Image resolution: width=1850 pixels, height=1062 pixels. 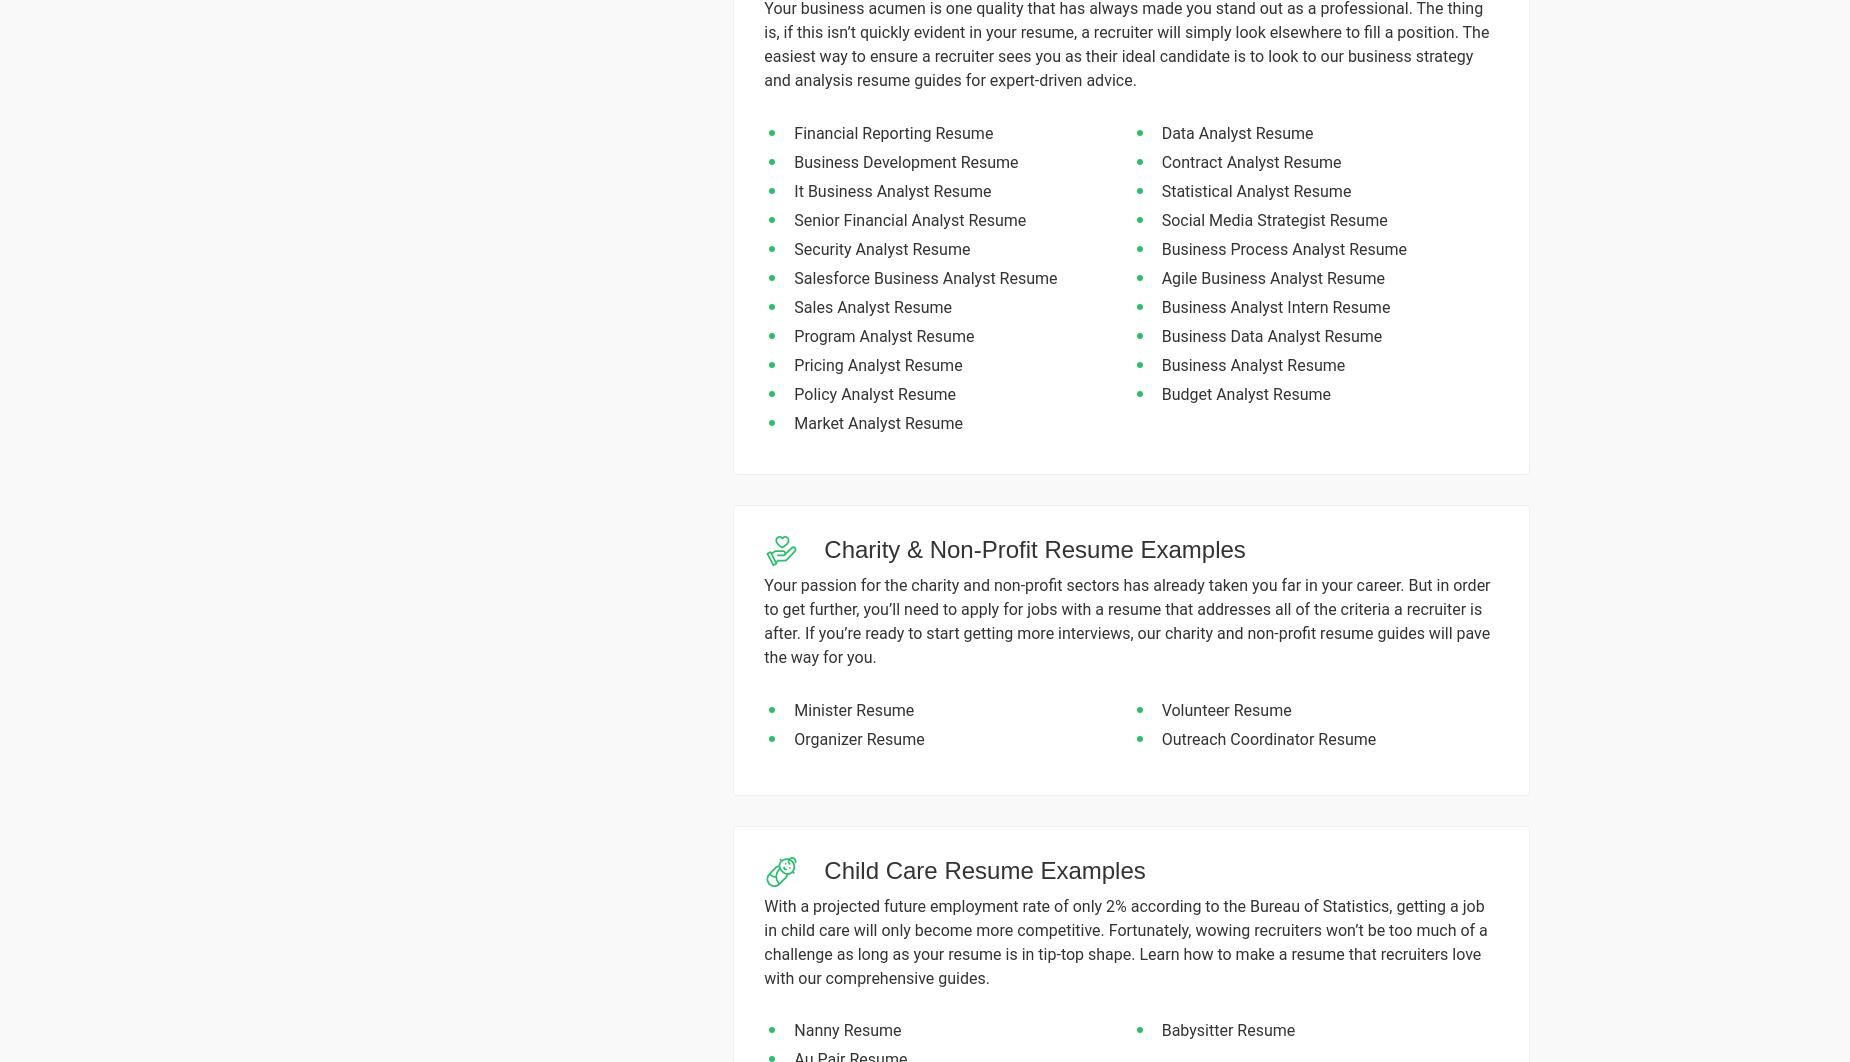 What do you see at coordinates (882, 248) in the screenshot?
I see `'Security Analyst Resume'` at bounding box center [882, 248].